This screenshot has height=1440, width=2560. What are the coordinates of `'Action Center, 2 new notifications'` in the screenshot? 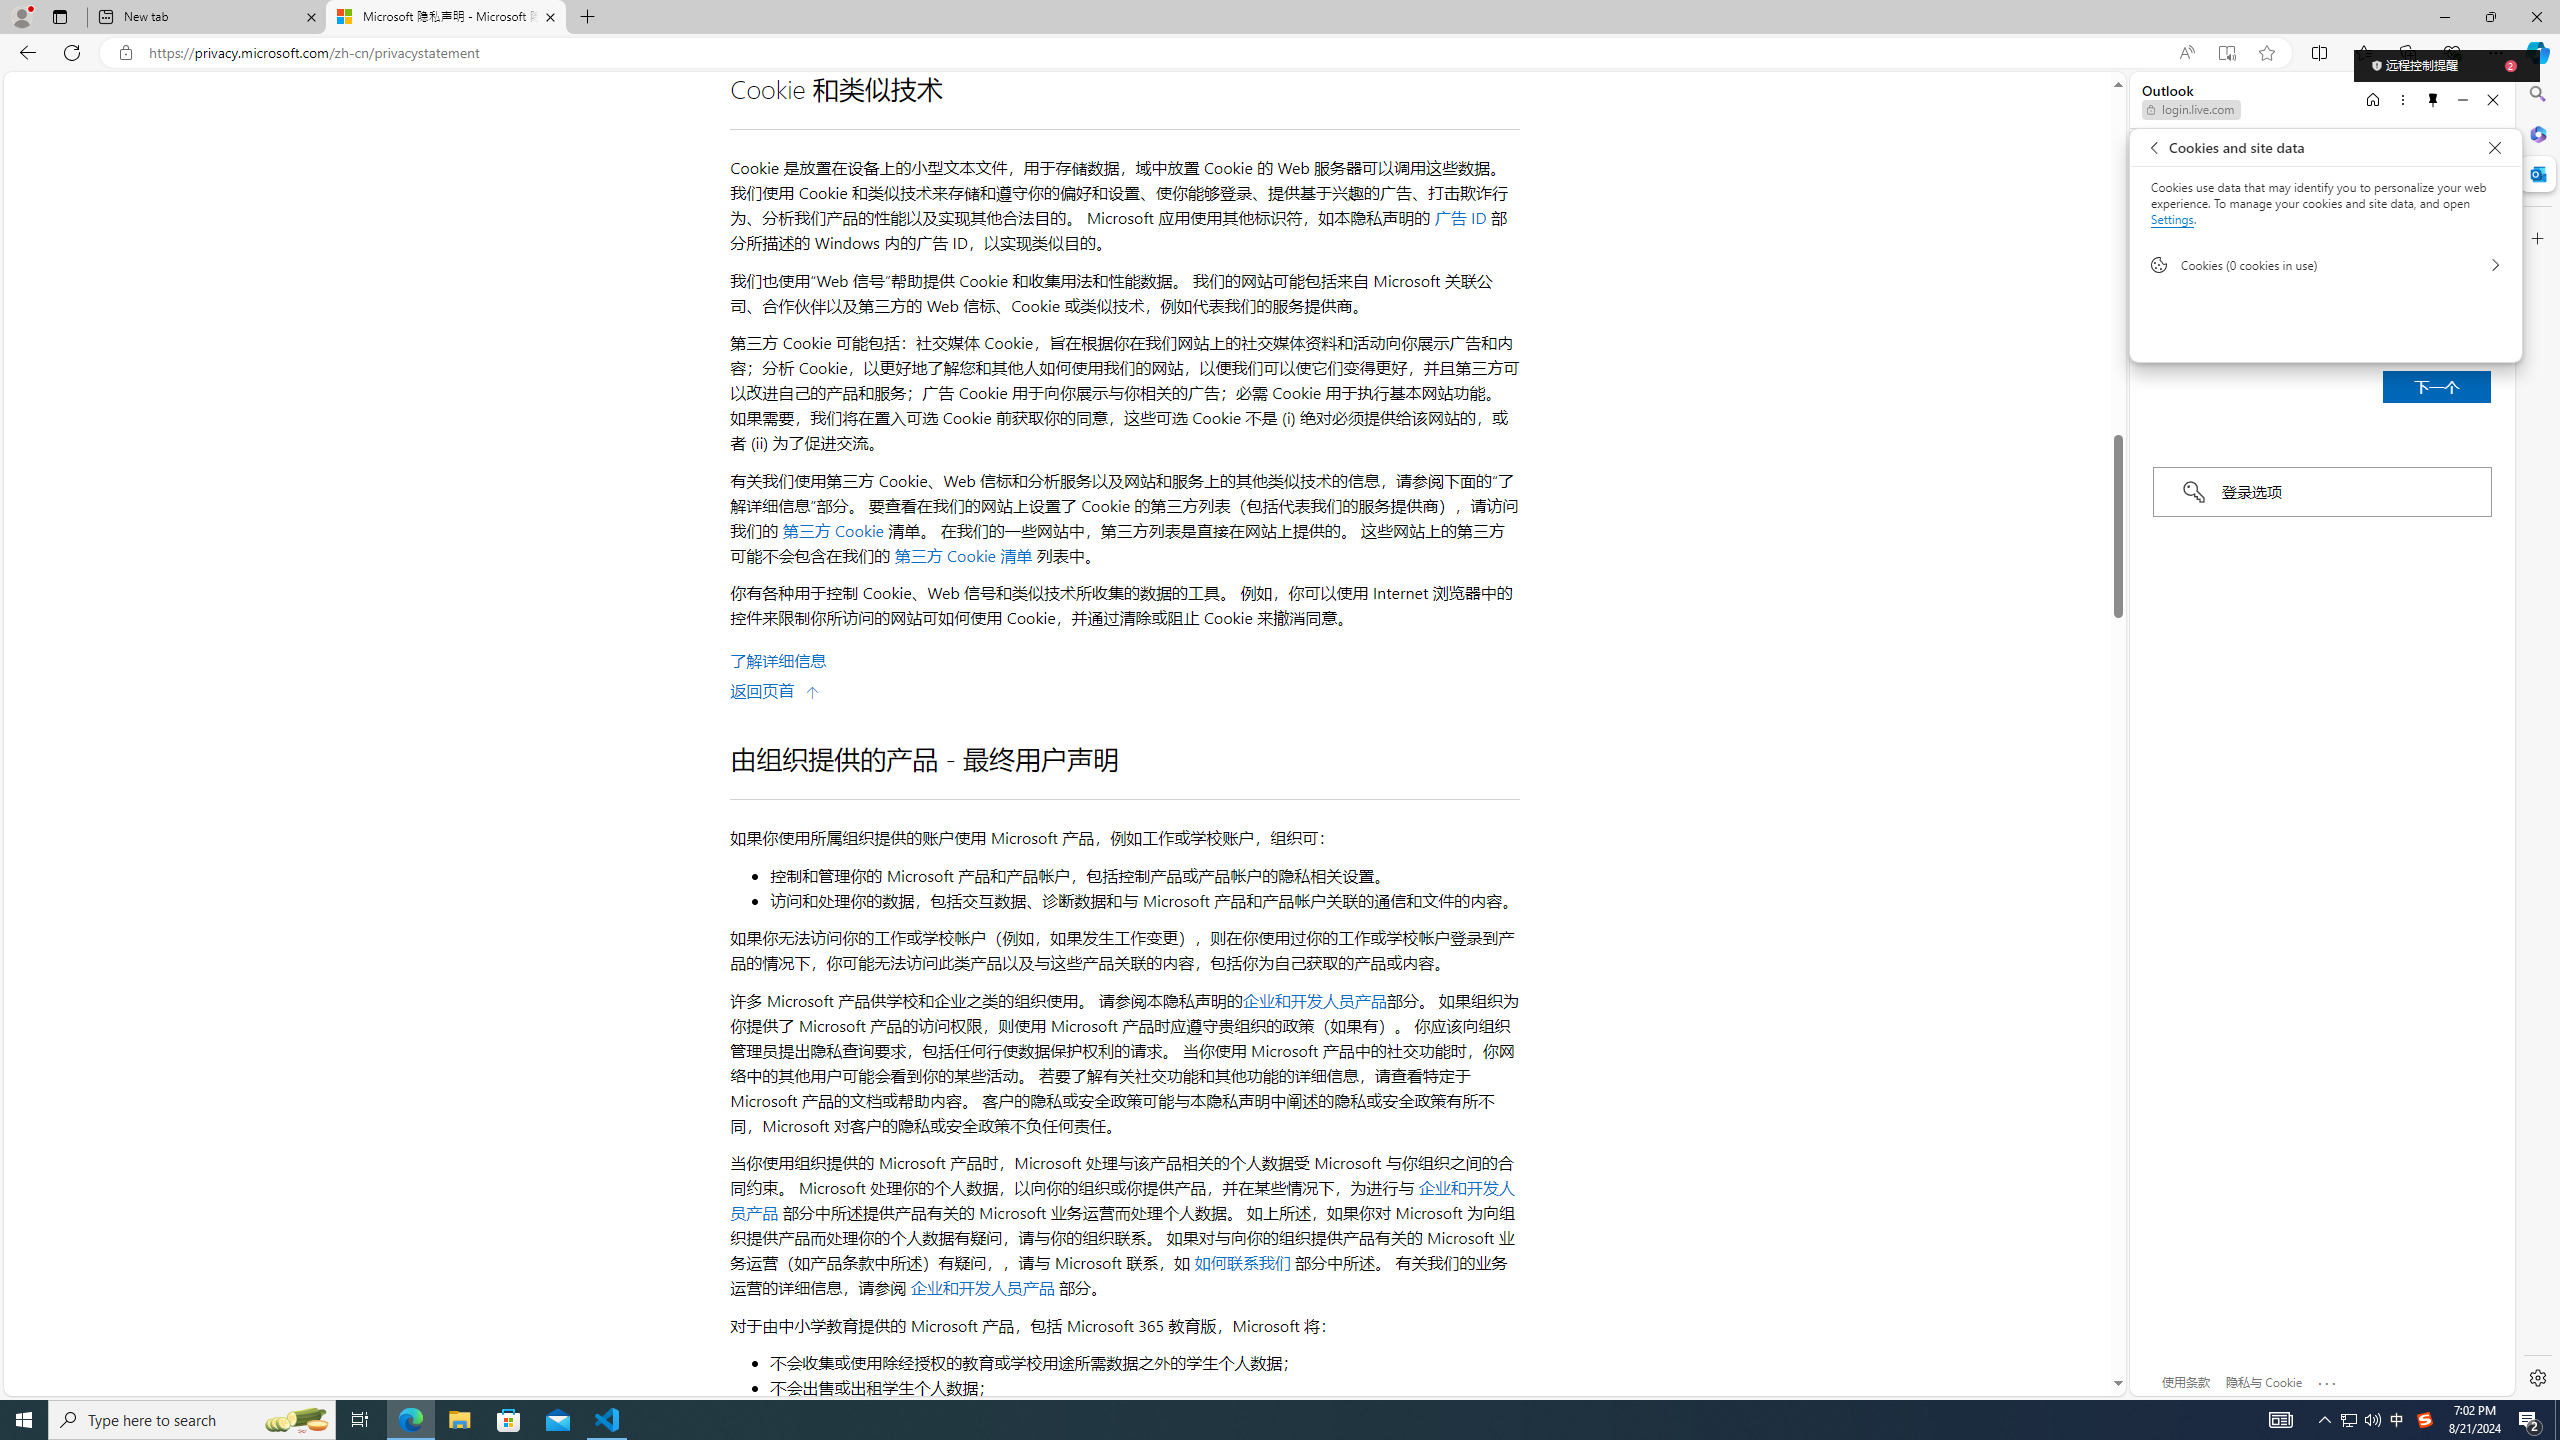 It's located at (2530, 1418).